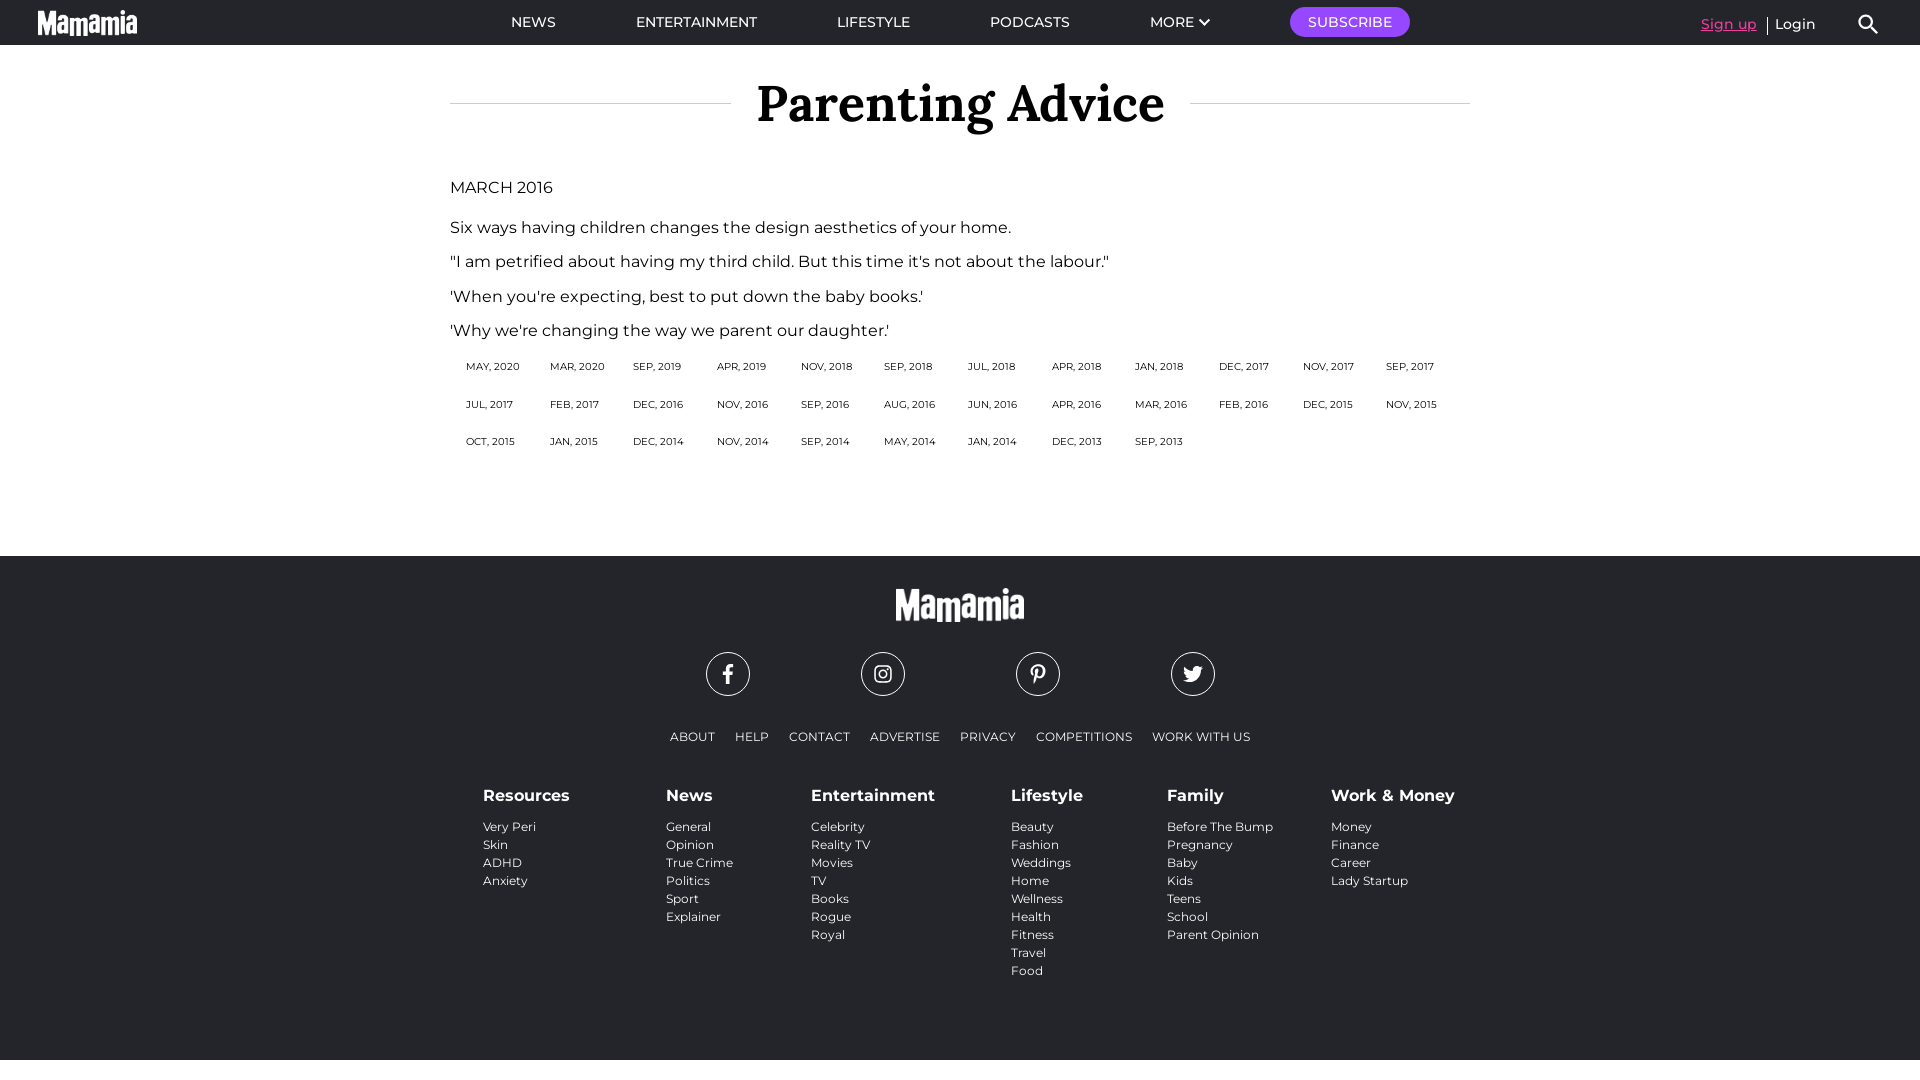  I want to click on 'Money', so click(1330, 826).